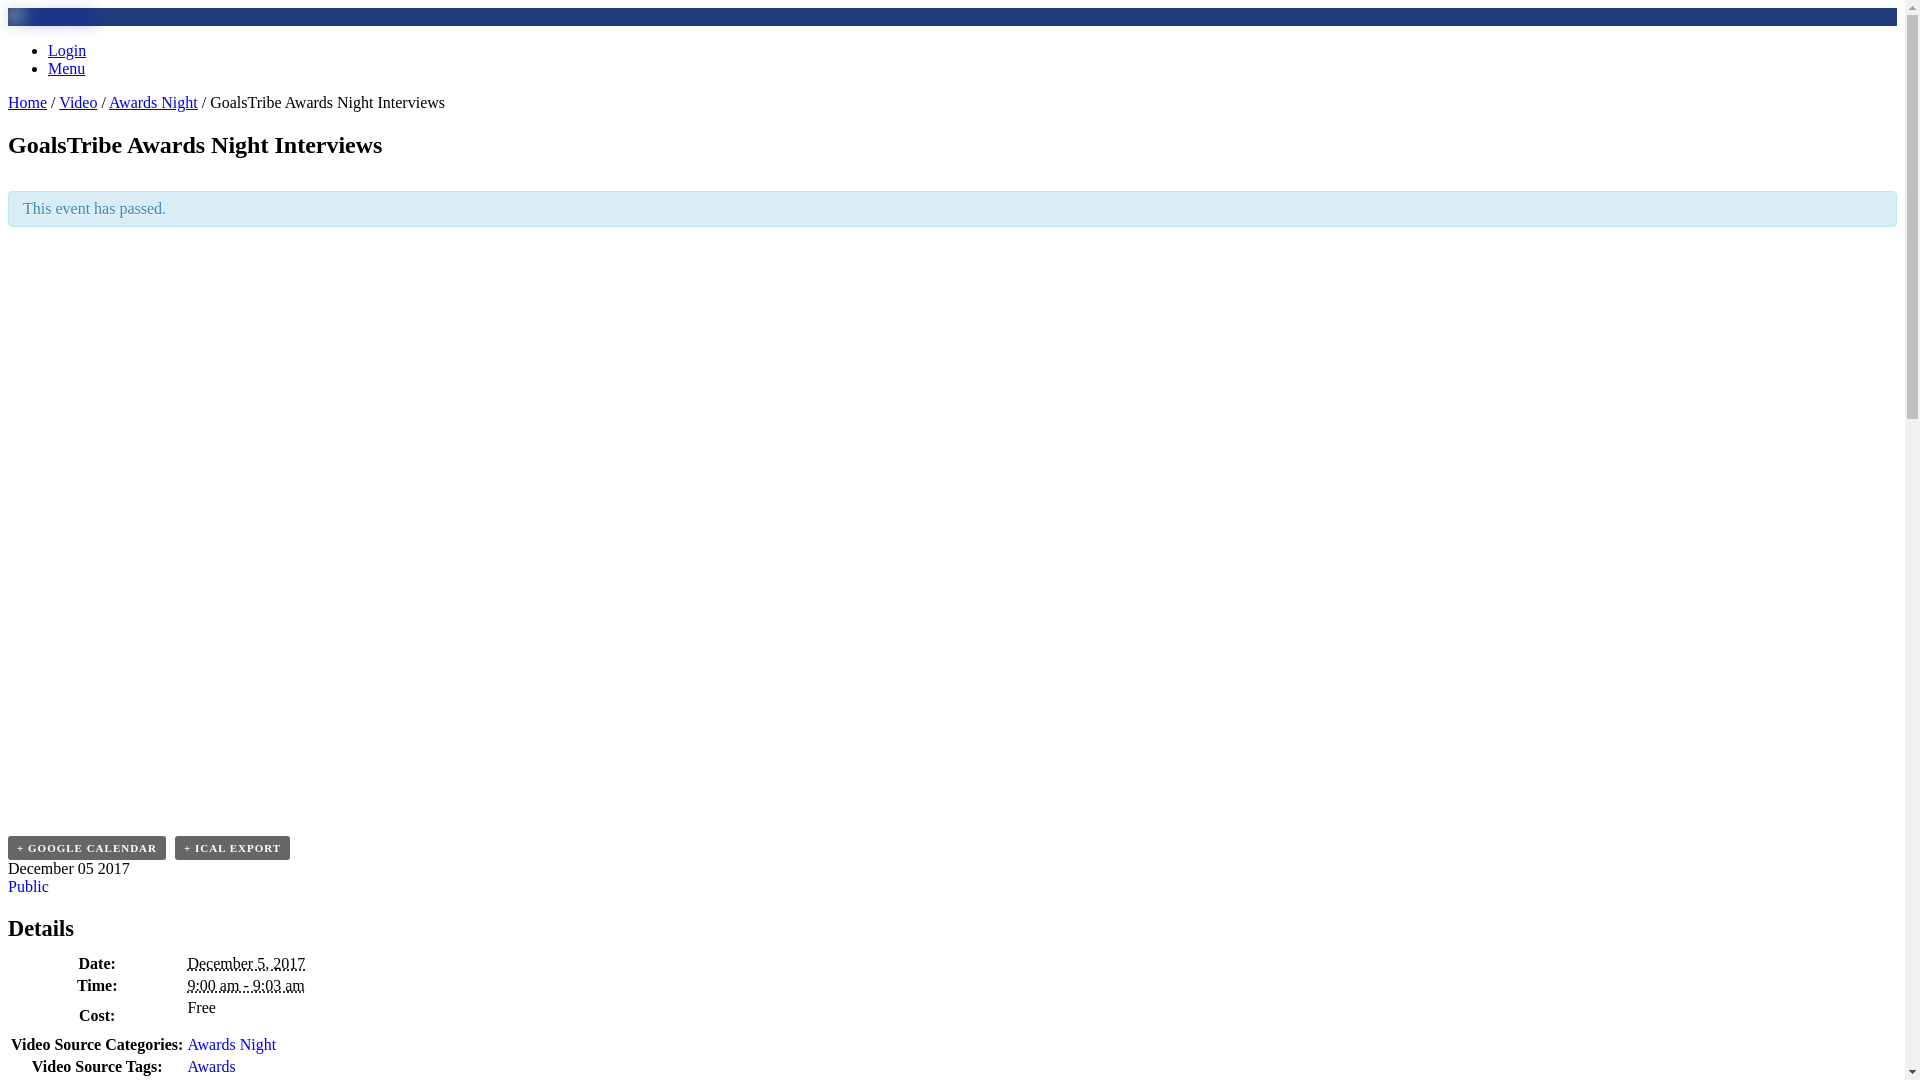 The image size is (1920, 1080). I want to click on '+ ICAL EXPORT', so click(174, 848).